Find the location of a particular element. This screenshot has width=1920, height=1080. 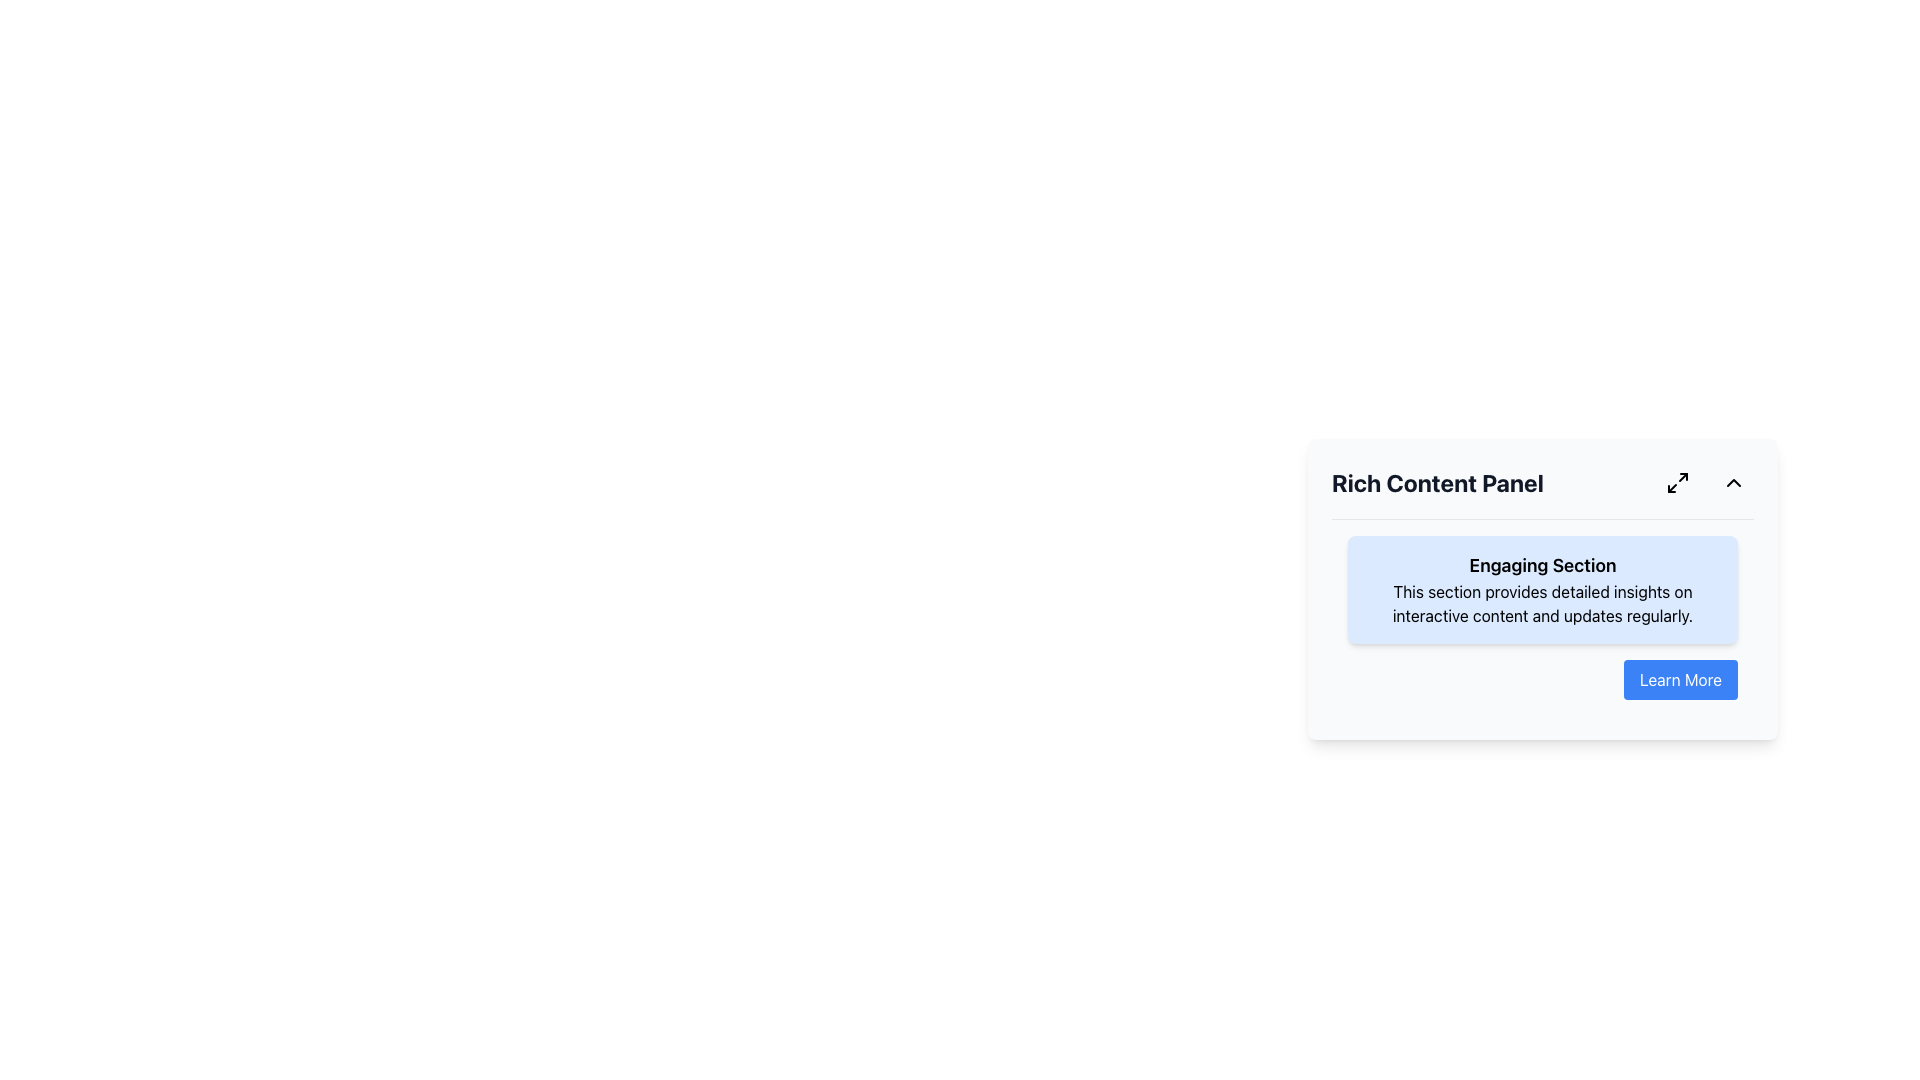

the expand button located in the top-right corner of the 'Rich Content Panel' header section to change its background is located at coordinates (1678, 482).